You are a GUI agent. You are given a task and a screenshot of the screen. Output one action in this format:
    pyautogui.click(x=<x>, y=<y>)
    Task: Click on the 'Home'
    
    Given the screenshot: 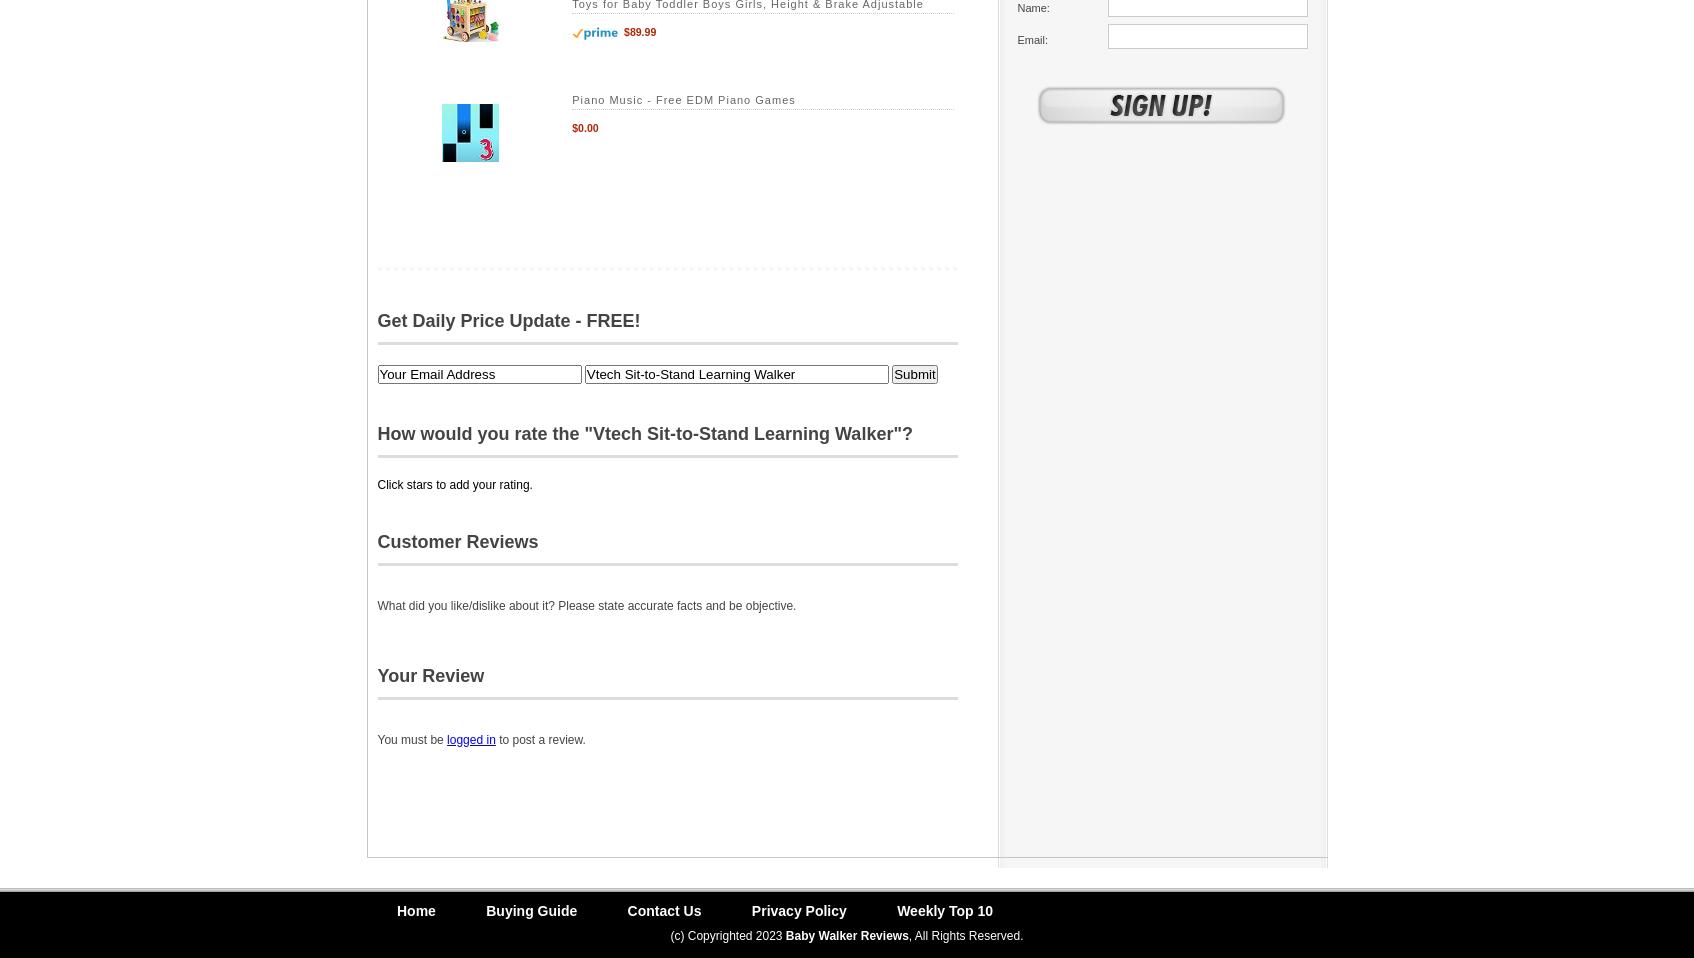 What is the action you would take?
    pyautogui.click(x=415, y=910)
    